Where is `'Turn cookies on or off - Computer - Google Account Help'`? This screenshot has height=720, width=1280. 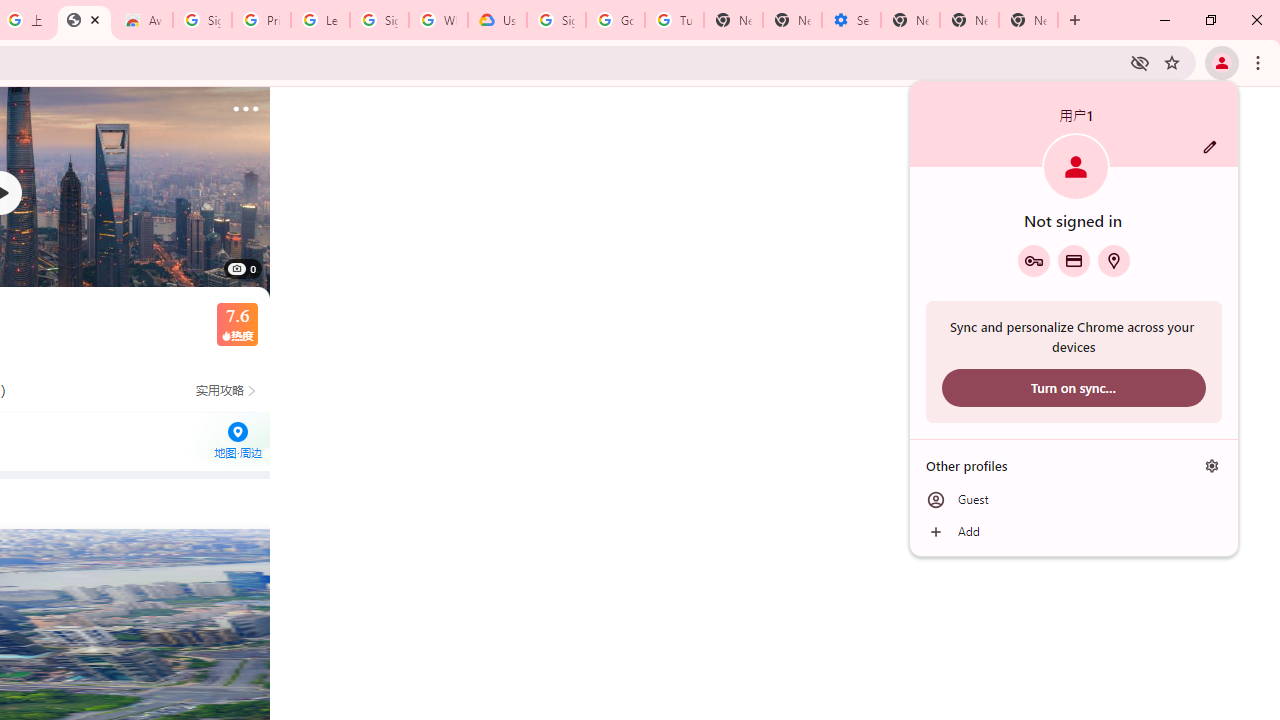
'Turn cookies on or off - Computer - Google Account Help' is located at coordinates (674, 20).